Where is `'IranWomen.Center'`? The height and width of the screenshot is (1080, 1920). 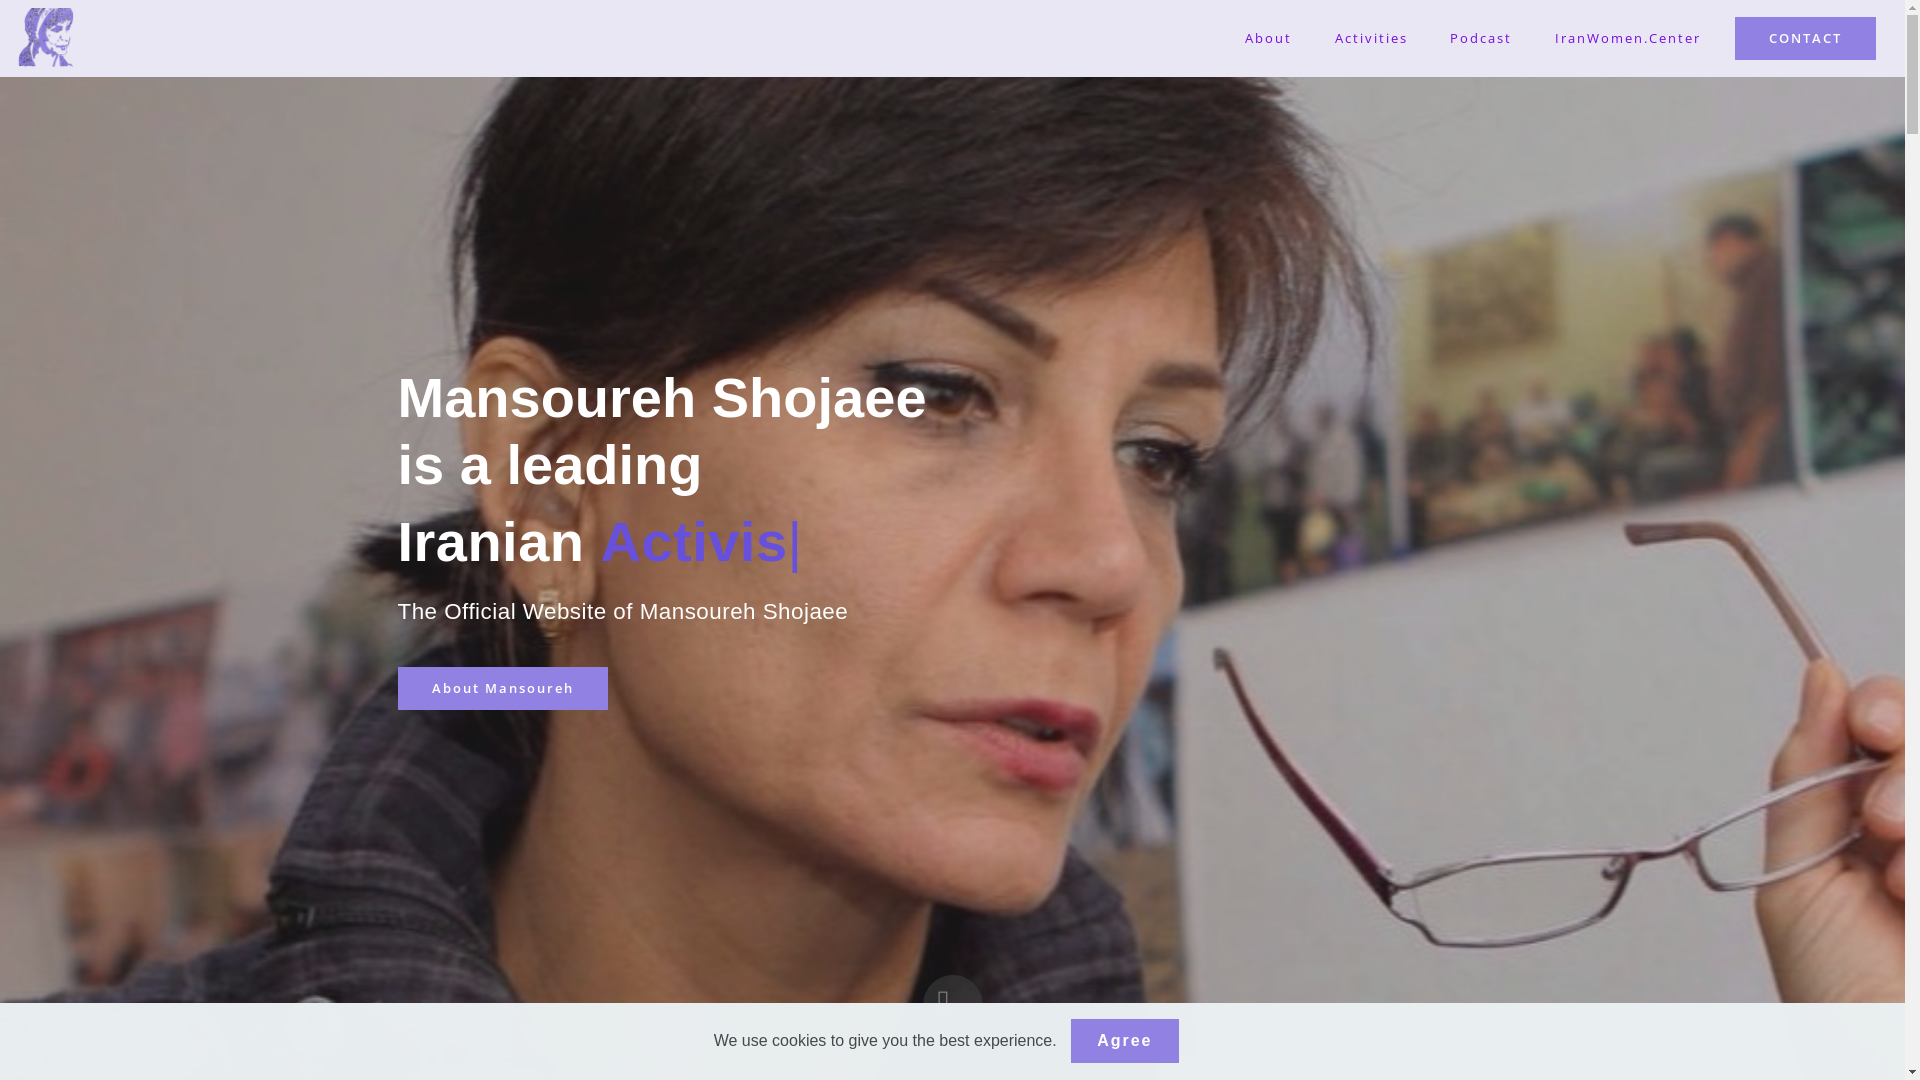 'IranWomen.Center' is located at coordinates (1628, 38).